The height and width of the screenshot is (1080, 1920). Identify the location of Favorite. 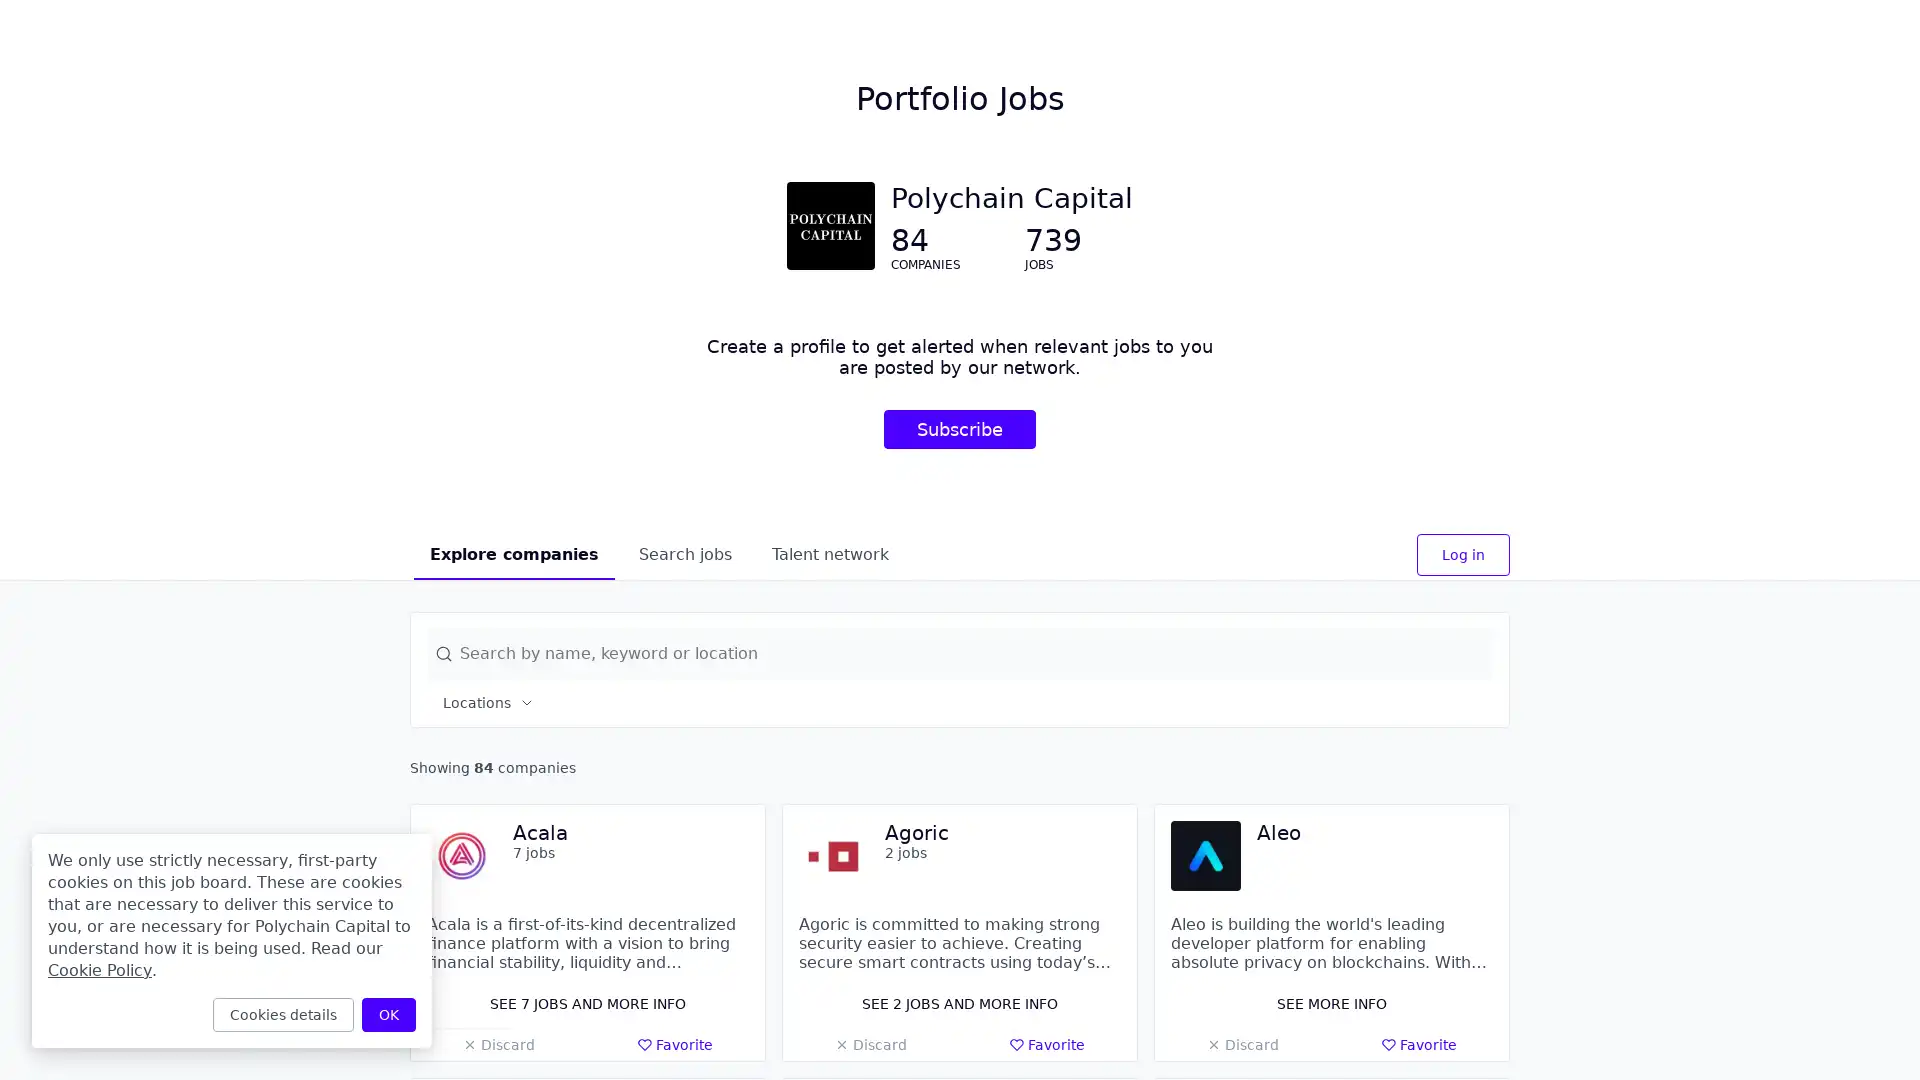
(675, 1044).